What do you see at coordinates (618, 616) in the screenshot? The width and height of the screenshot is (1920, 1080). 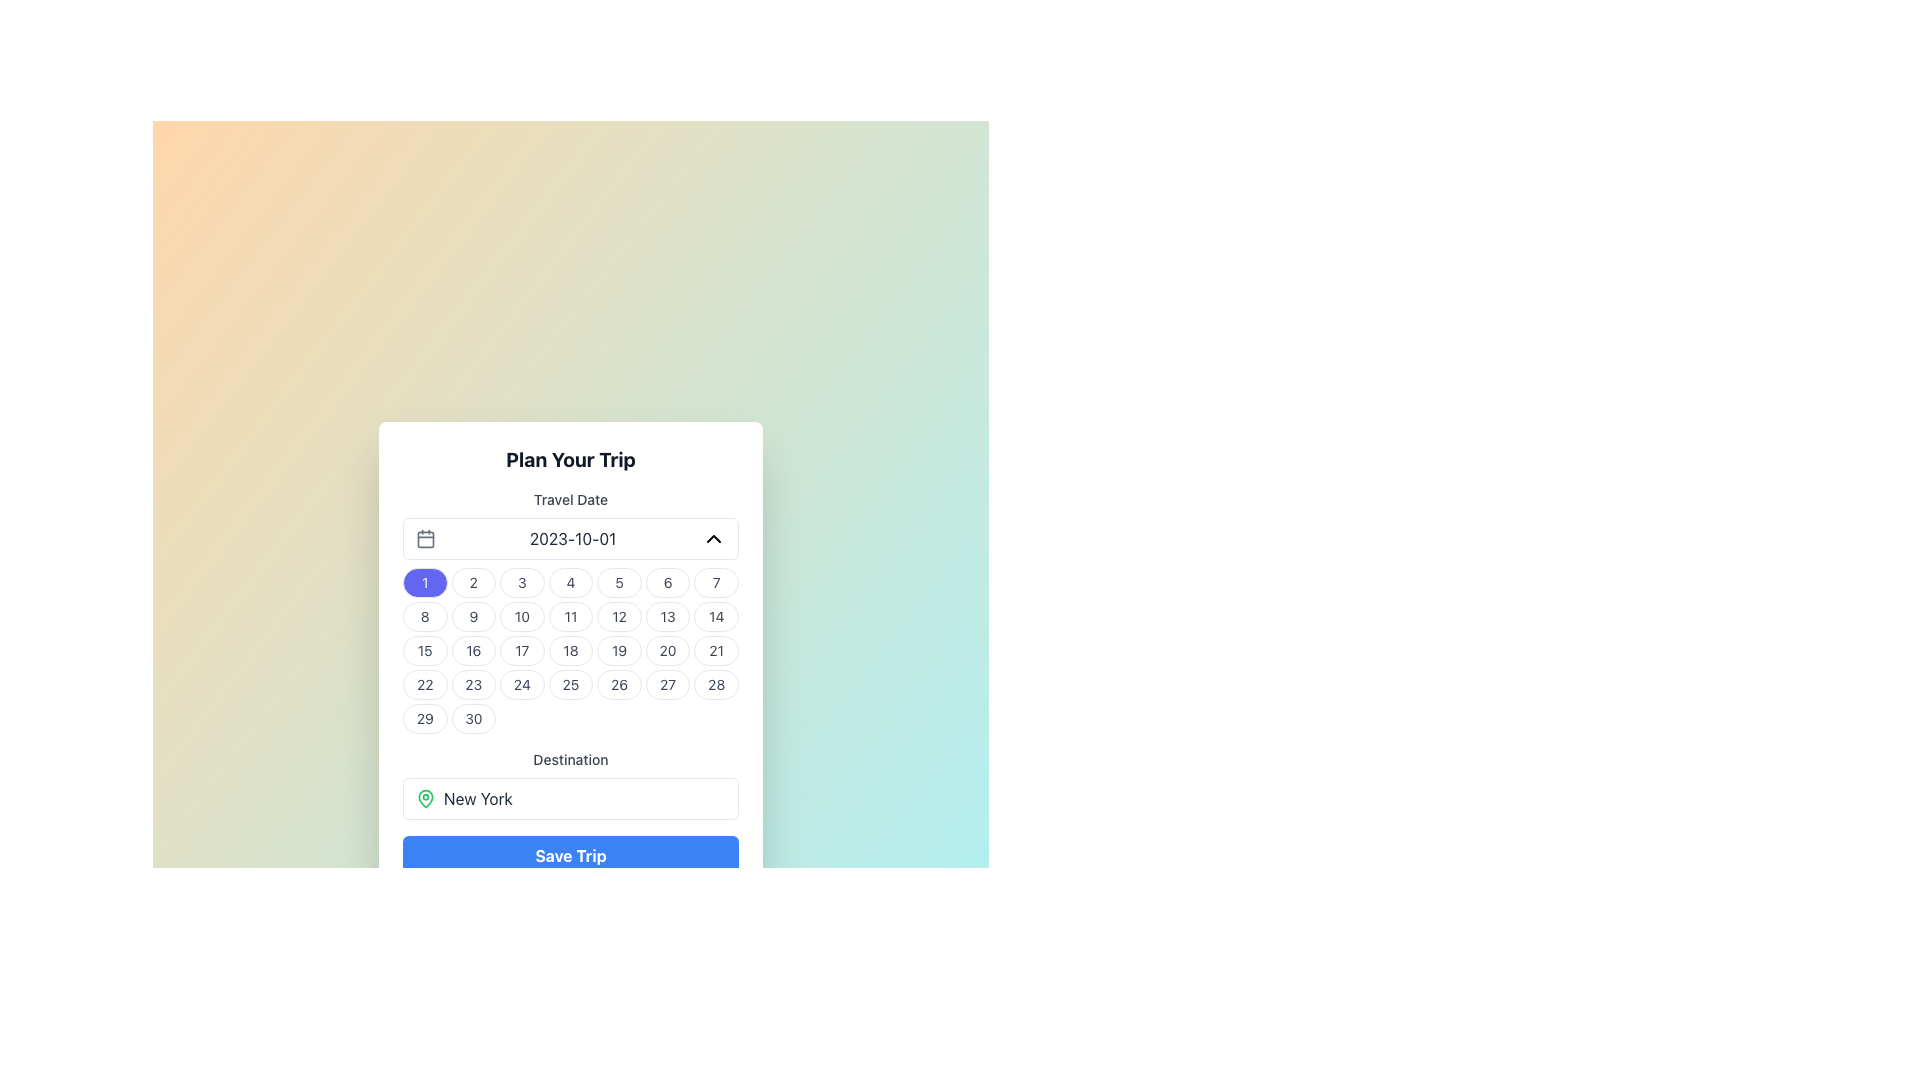 I see `the date selector button for the date '12' located in the second row of the date grid after the buttons for '8', '9', '10', and '11'` at bounding box center [618, 616].